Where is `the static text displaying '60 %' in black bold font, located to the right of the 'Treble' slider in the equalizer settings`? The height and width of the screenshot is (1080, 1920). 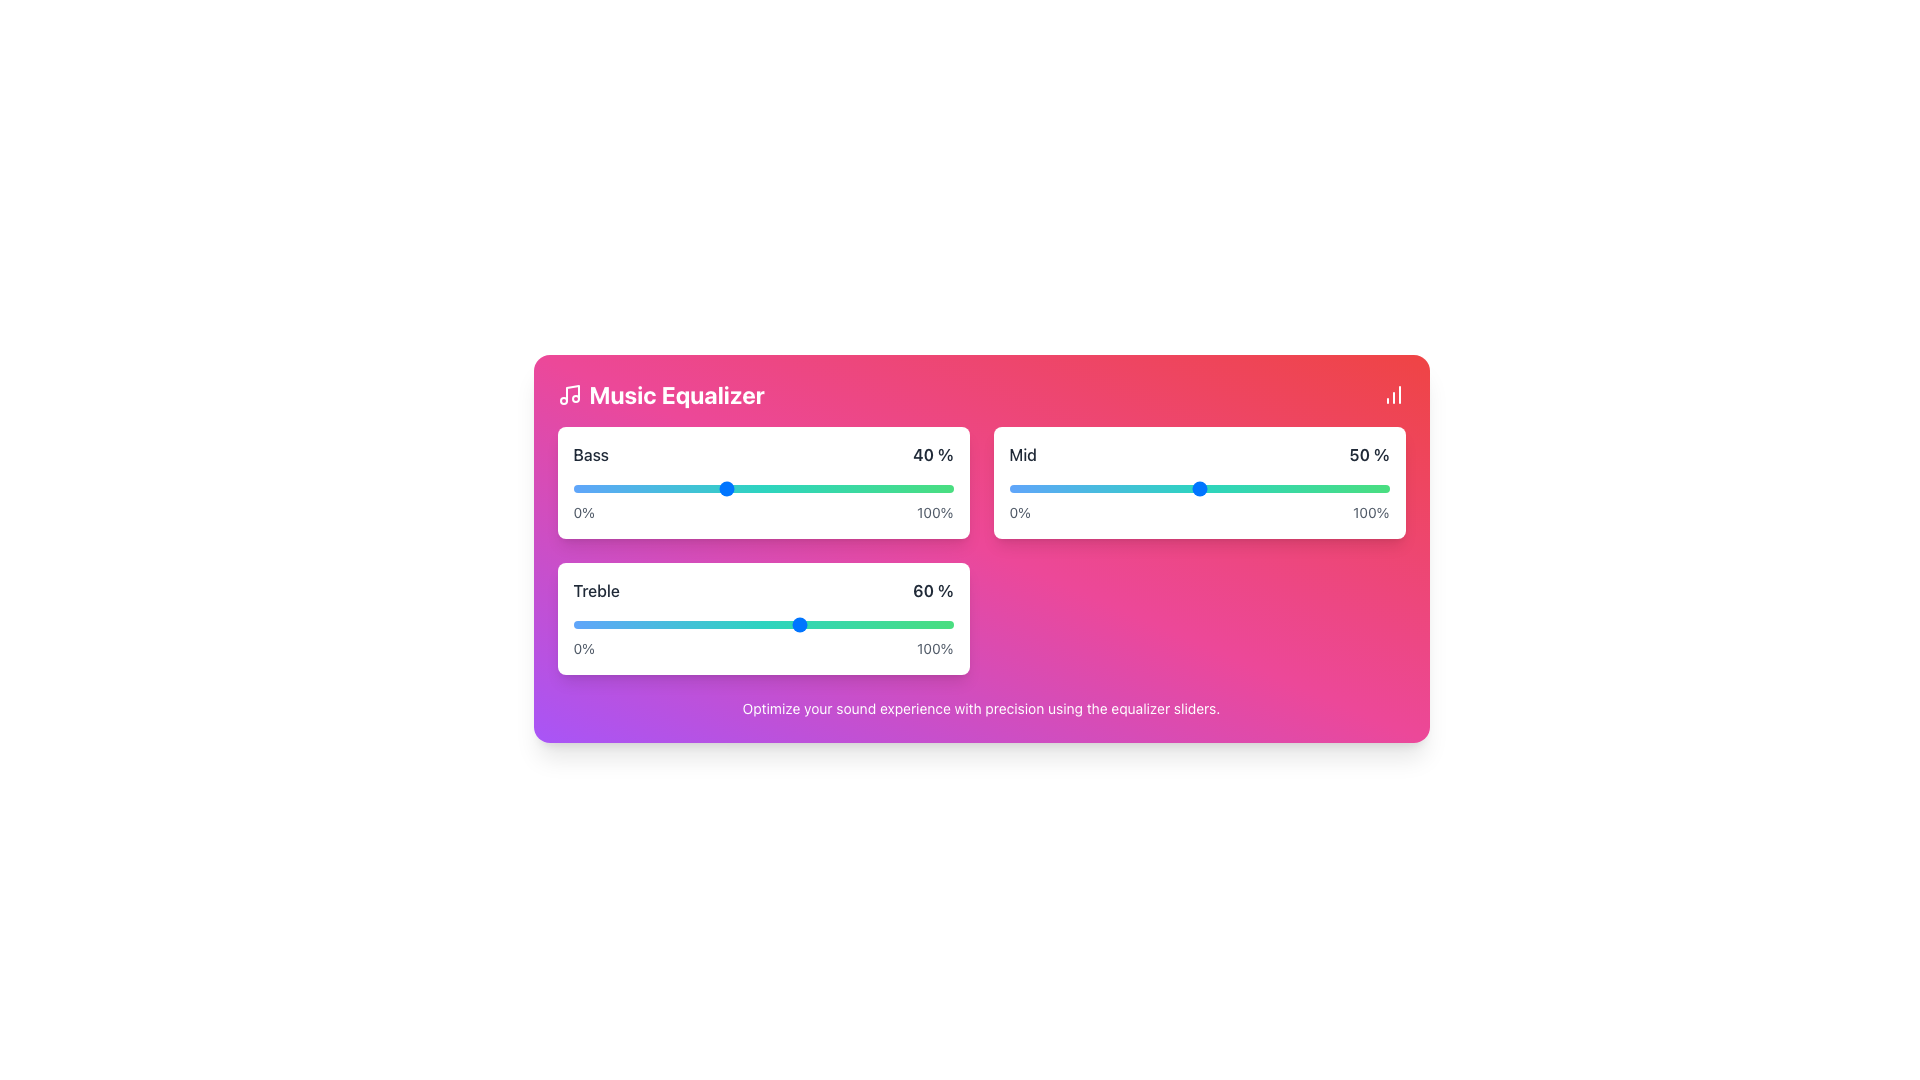 the static text displaying '60 %' in black bold font, located to the right of the 'Treble' slider in the equalizer settings is located at coordinates (932, 589).